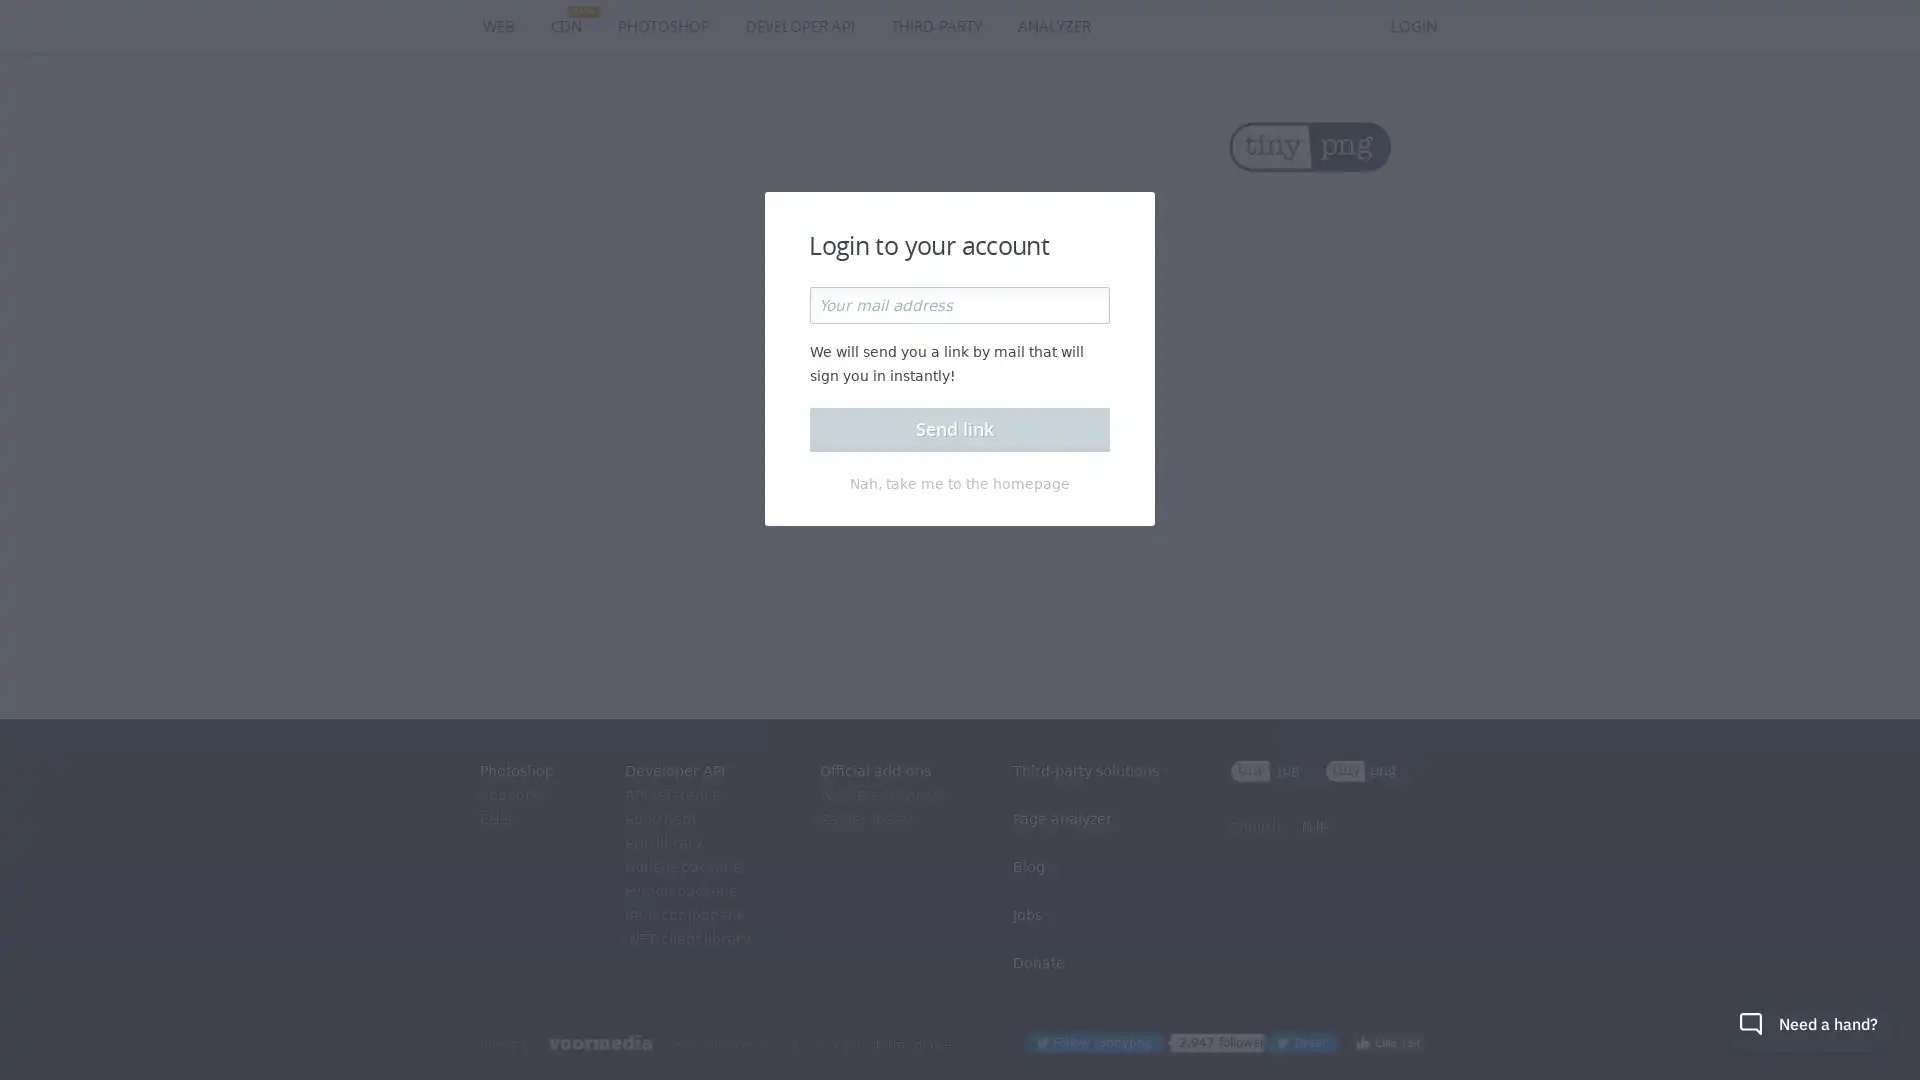 This screenshot has height=1080, width=1920. I want to click on Send link, so click(960, 428).